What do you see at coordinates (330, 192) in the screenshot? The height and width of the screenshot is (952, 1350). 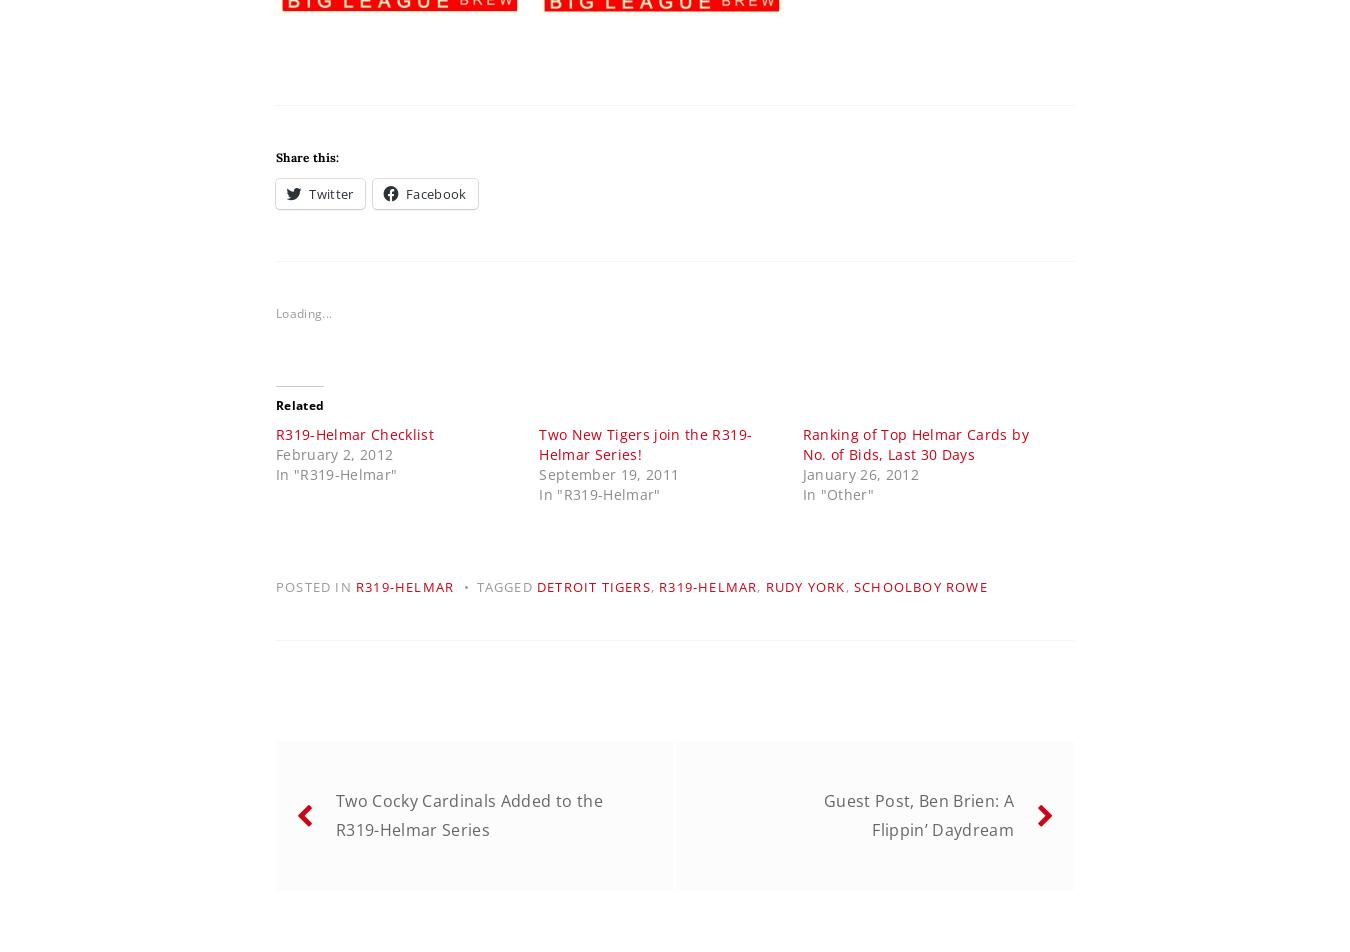 I see `'Twitter'` at bounding box center [330, 192].